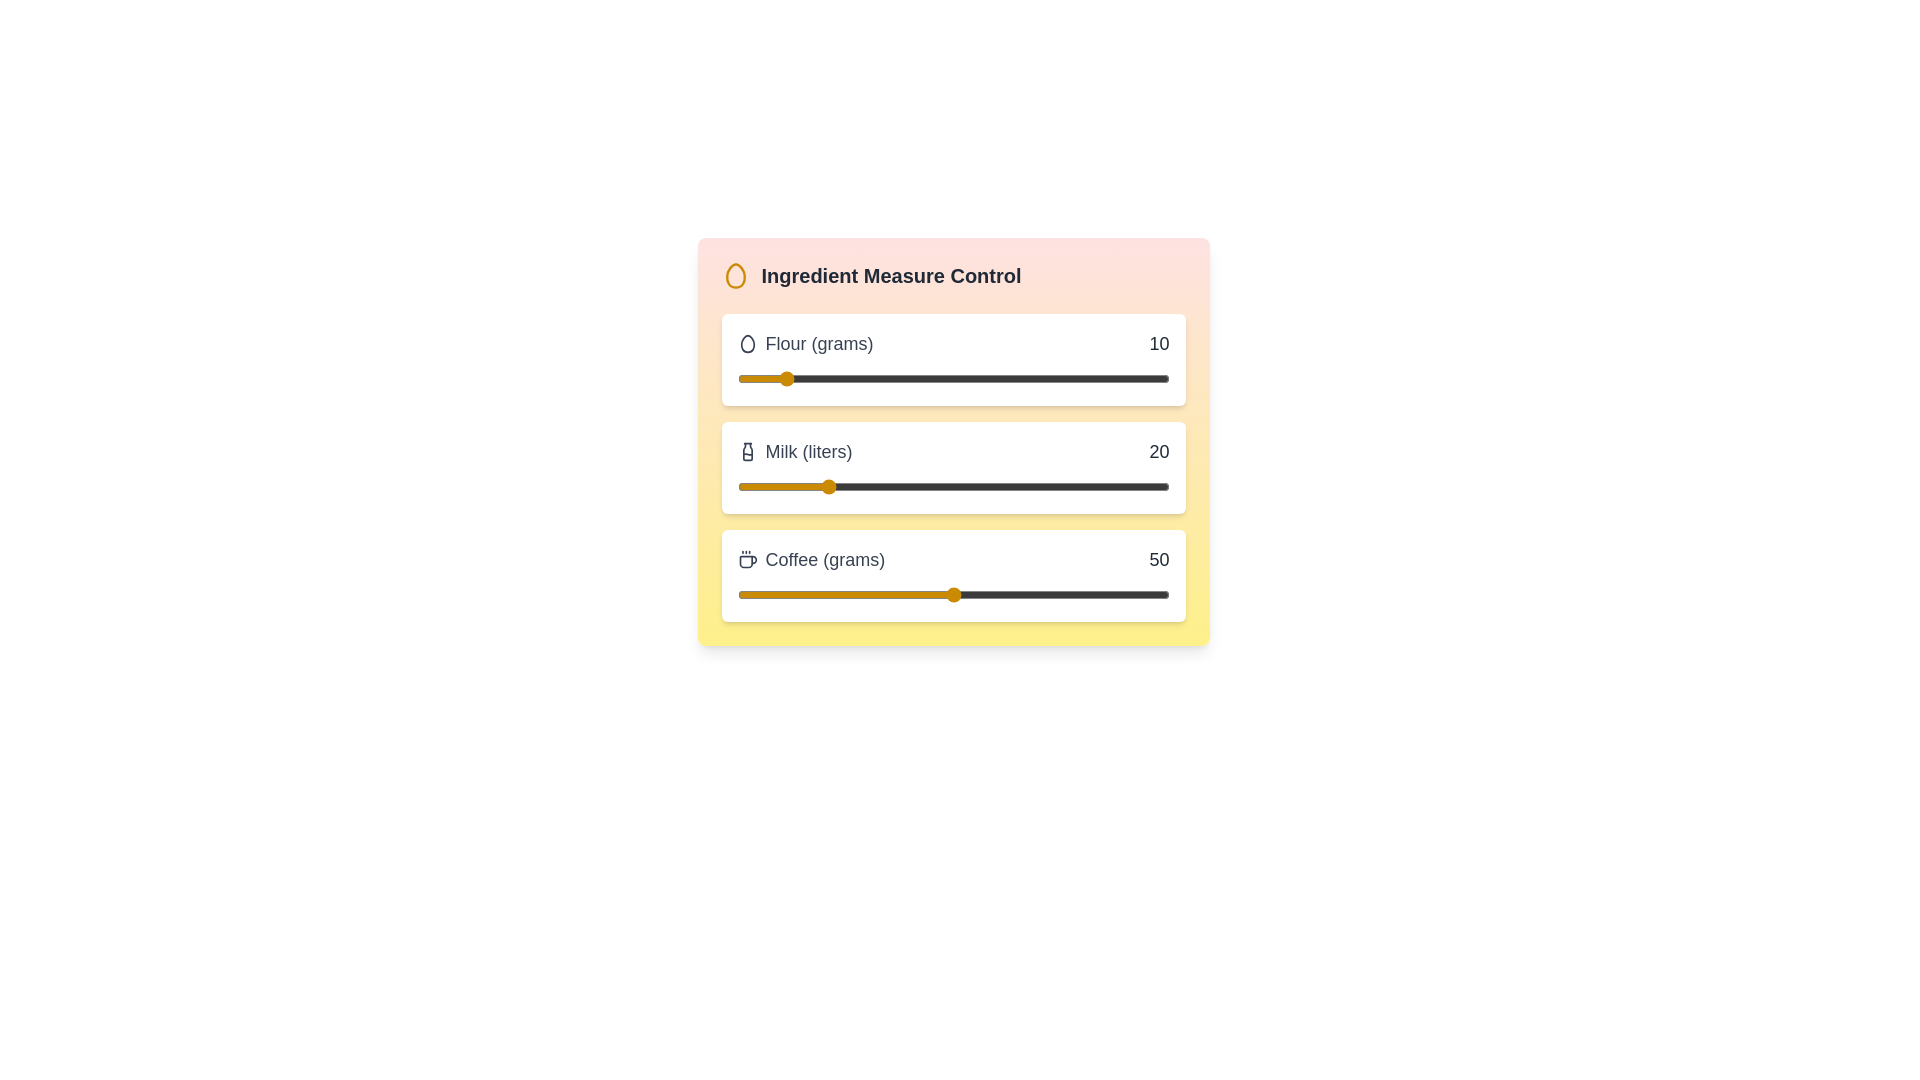 This screenshot has height=1080, width=1920. What do you see at coordinates (880, 593) in the screenshot?
I see `the coffee amount slider` at bounding box center [880, 593].